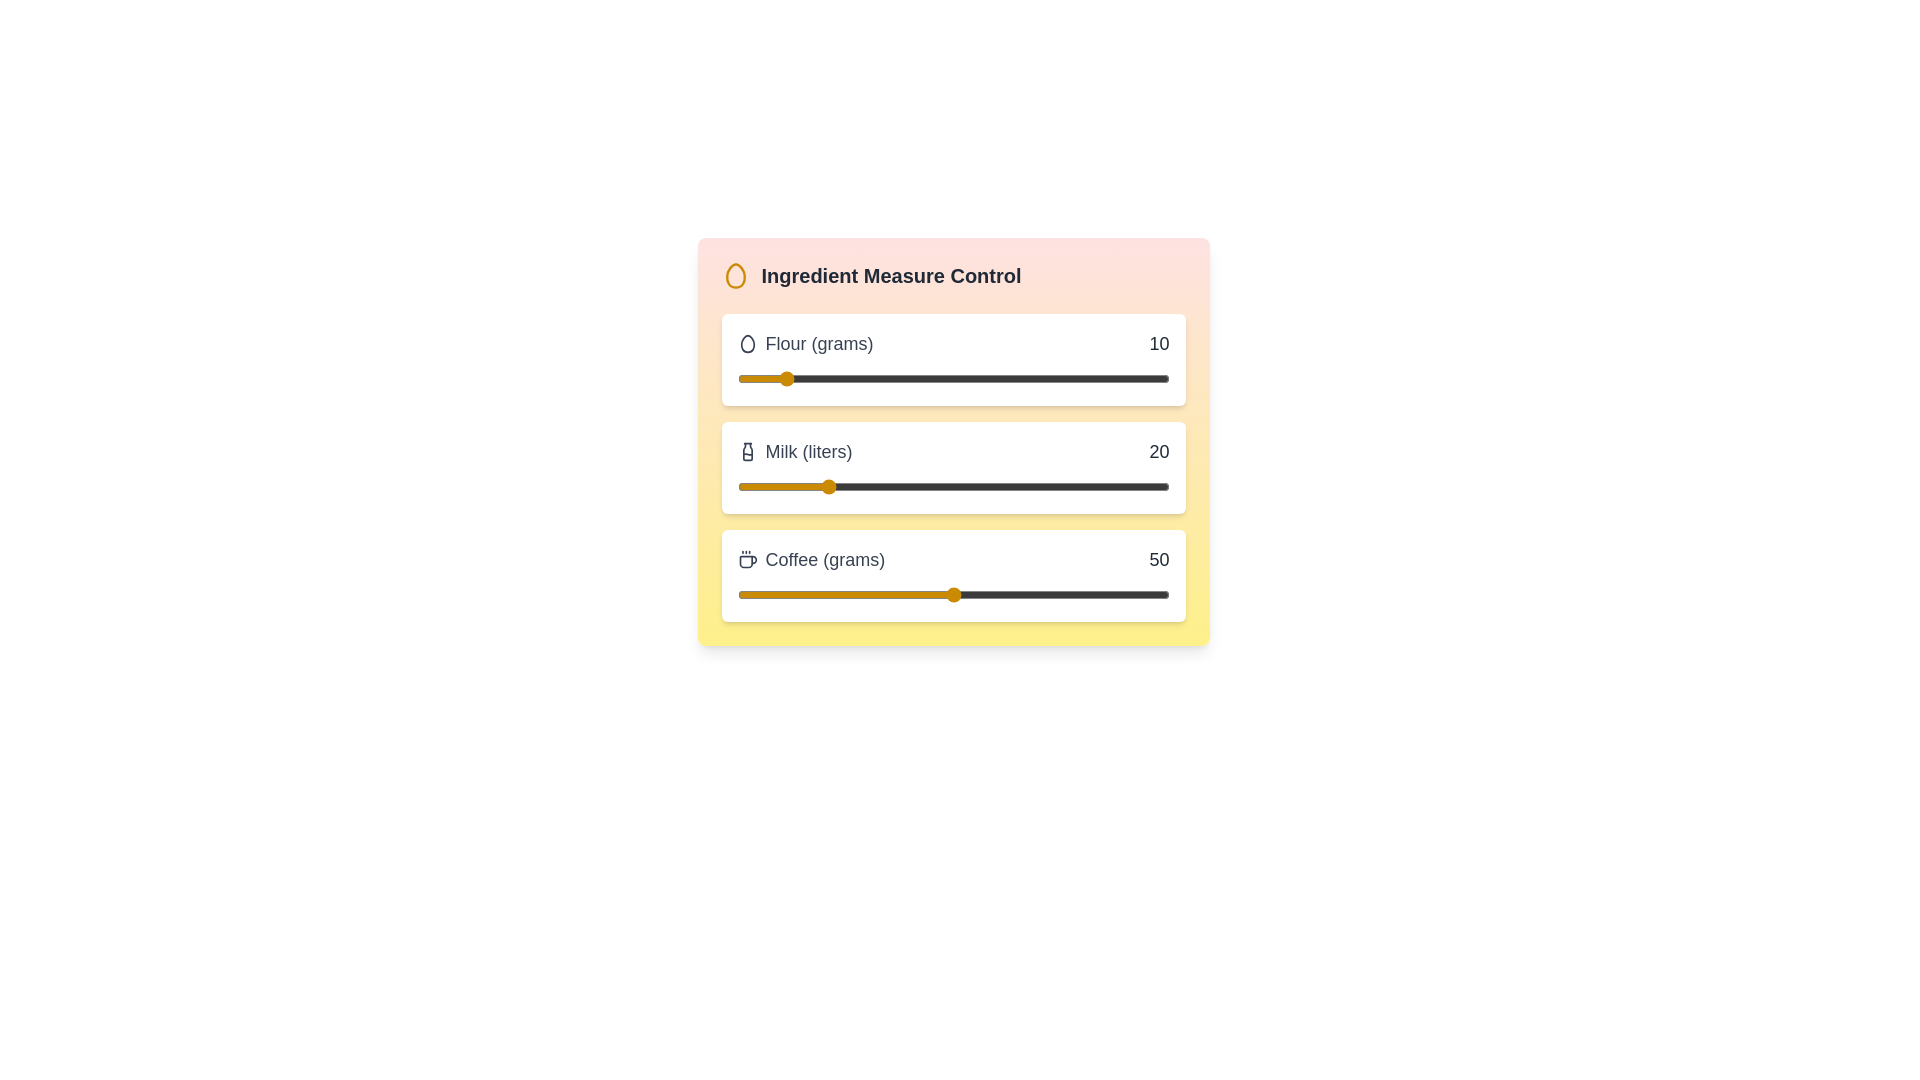 This screenshot has height=1080, width=1920. What do you see at coordinates (880, 593) in the screenshot?
I see `the coffee amount slider` at bounding box center [880, 593].